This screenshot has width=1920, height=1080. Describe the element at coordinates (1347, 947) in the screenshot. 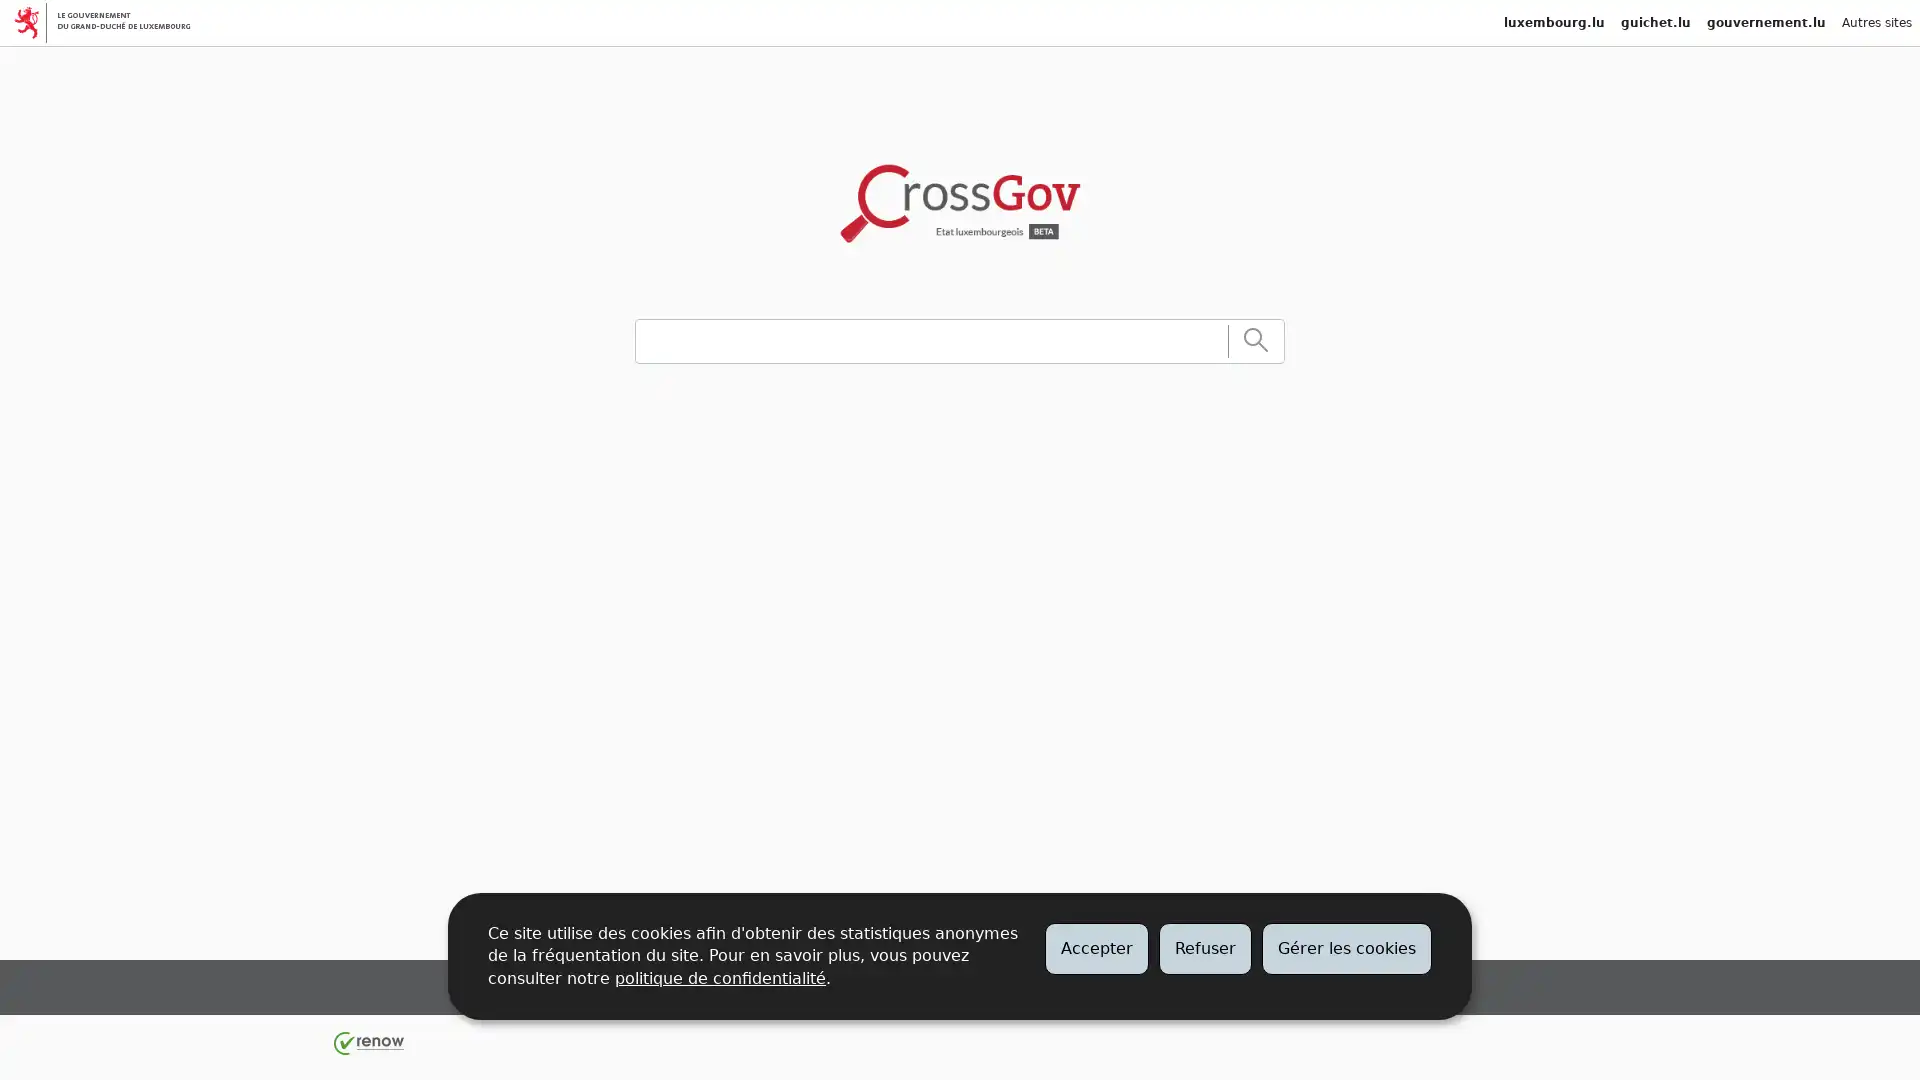

I see `Gerer les cookies` at that location.